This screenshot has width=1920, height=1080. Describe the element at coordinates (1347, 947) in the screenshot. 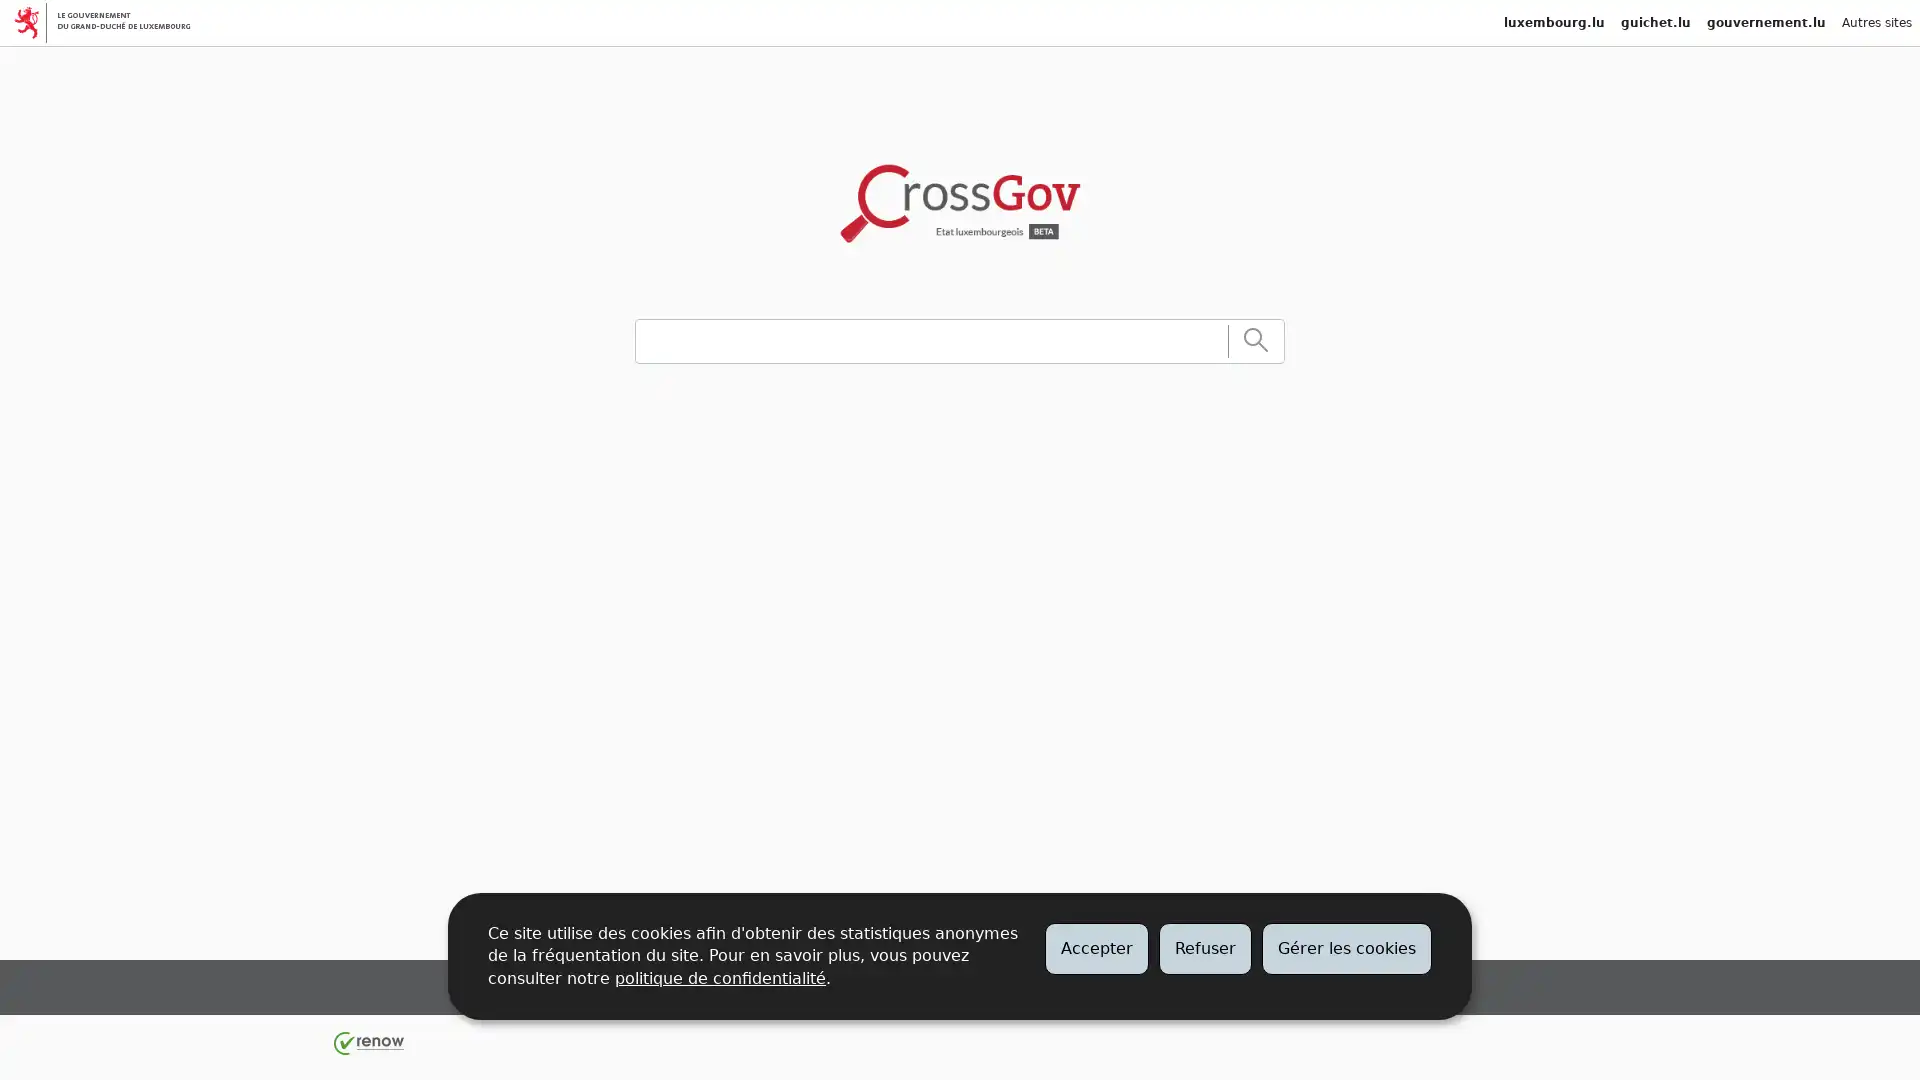

I see `Gerer les cookies` at that location.